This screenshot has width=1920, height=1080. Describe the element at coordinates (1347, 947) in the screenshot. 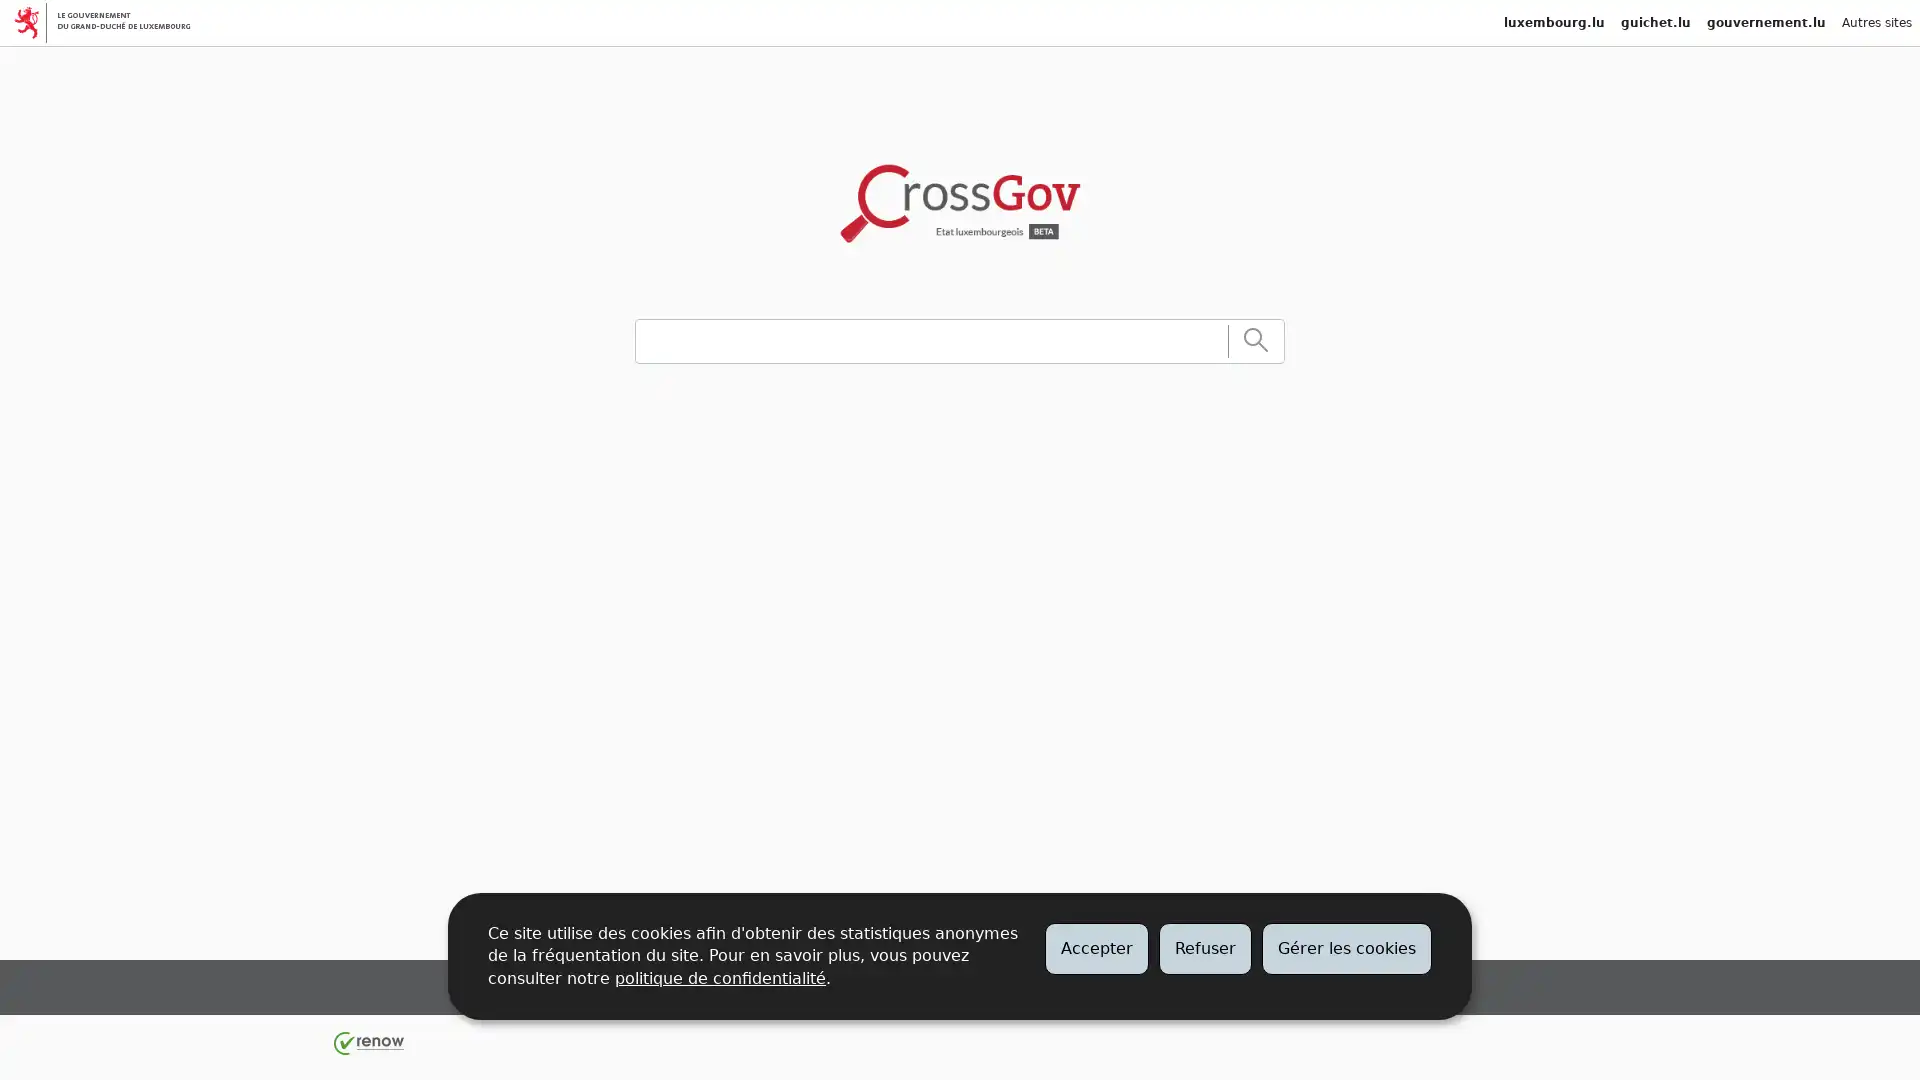

I see `Gerer les cookies` at that location.